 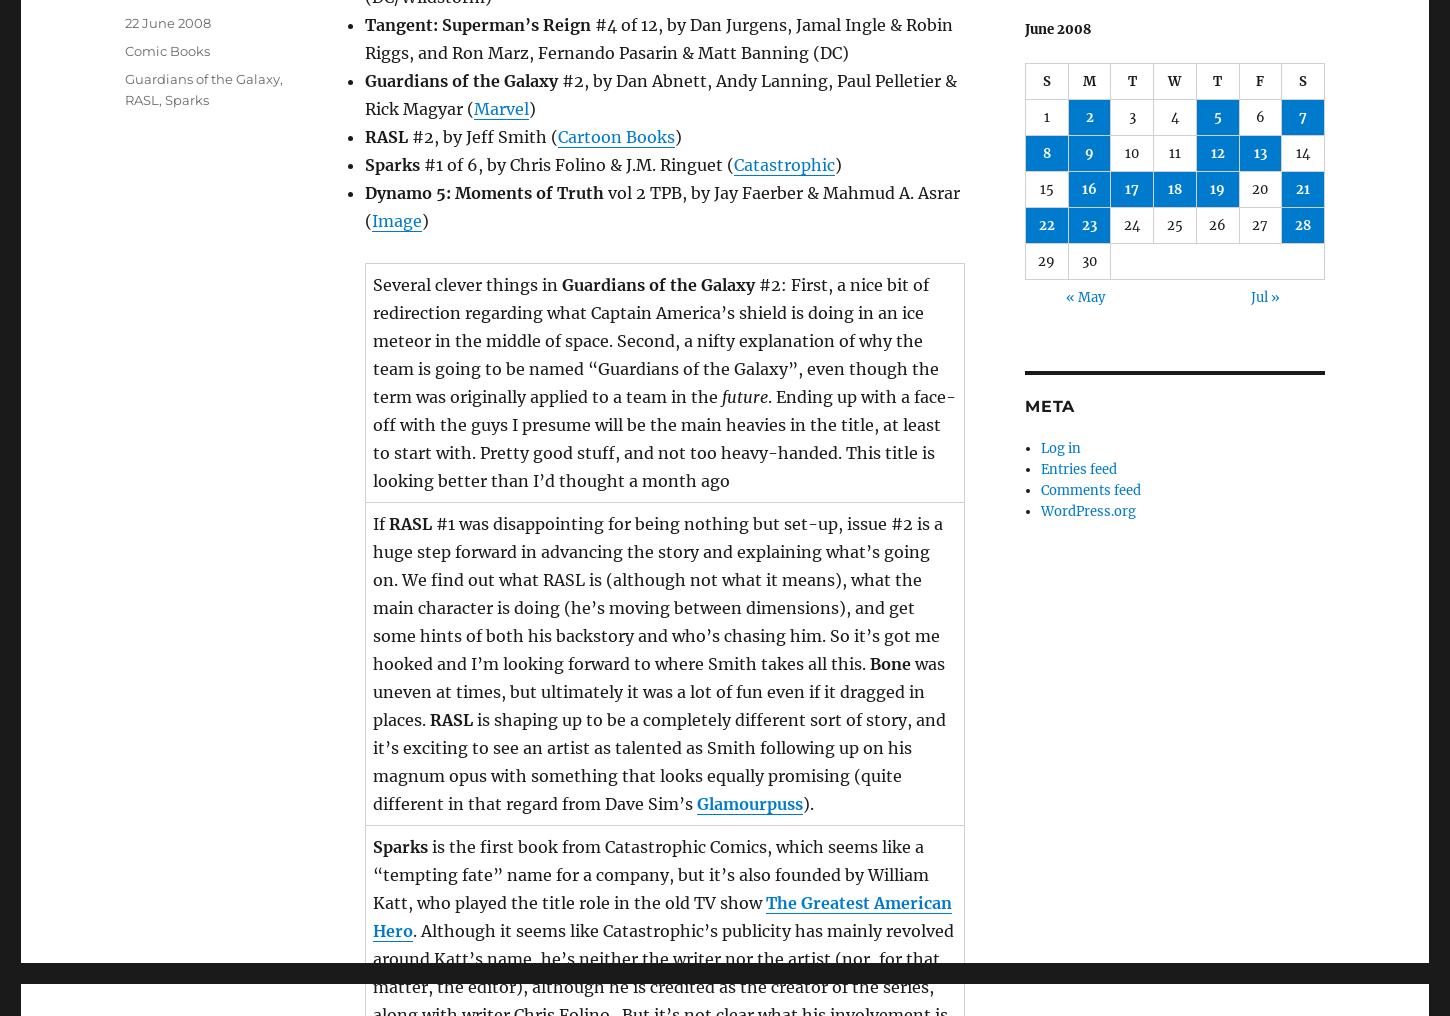 What do you see at coordinates (166, 50) in the screenshot?
I see `'Comic Books'` at bounding box center [166, 50].